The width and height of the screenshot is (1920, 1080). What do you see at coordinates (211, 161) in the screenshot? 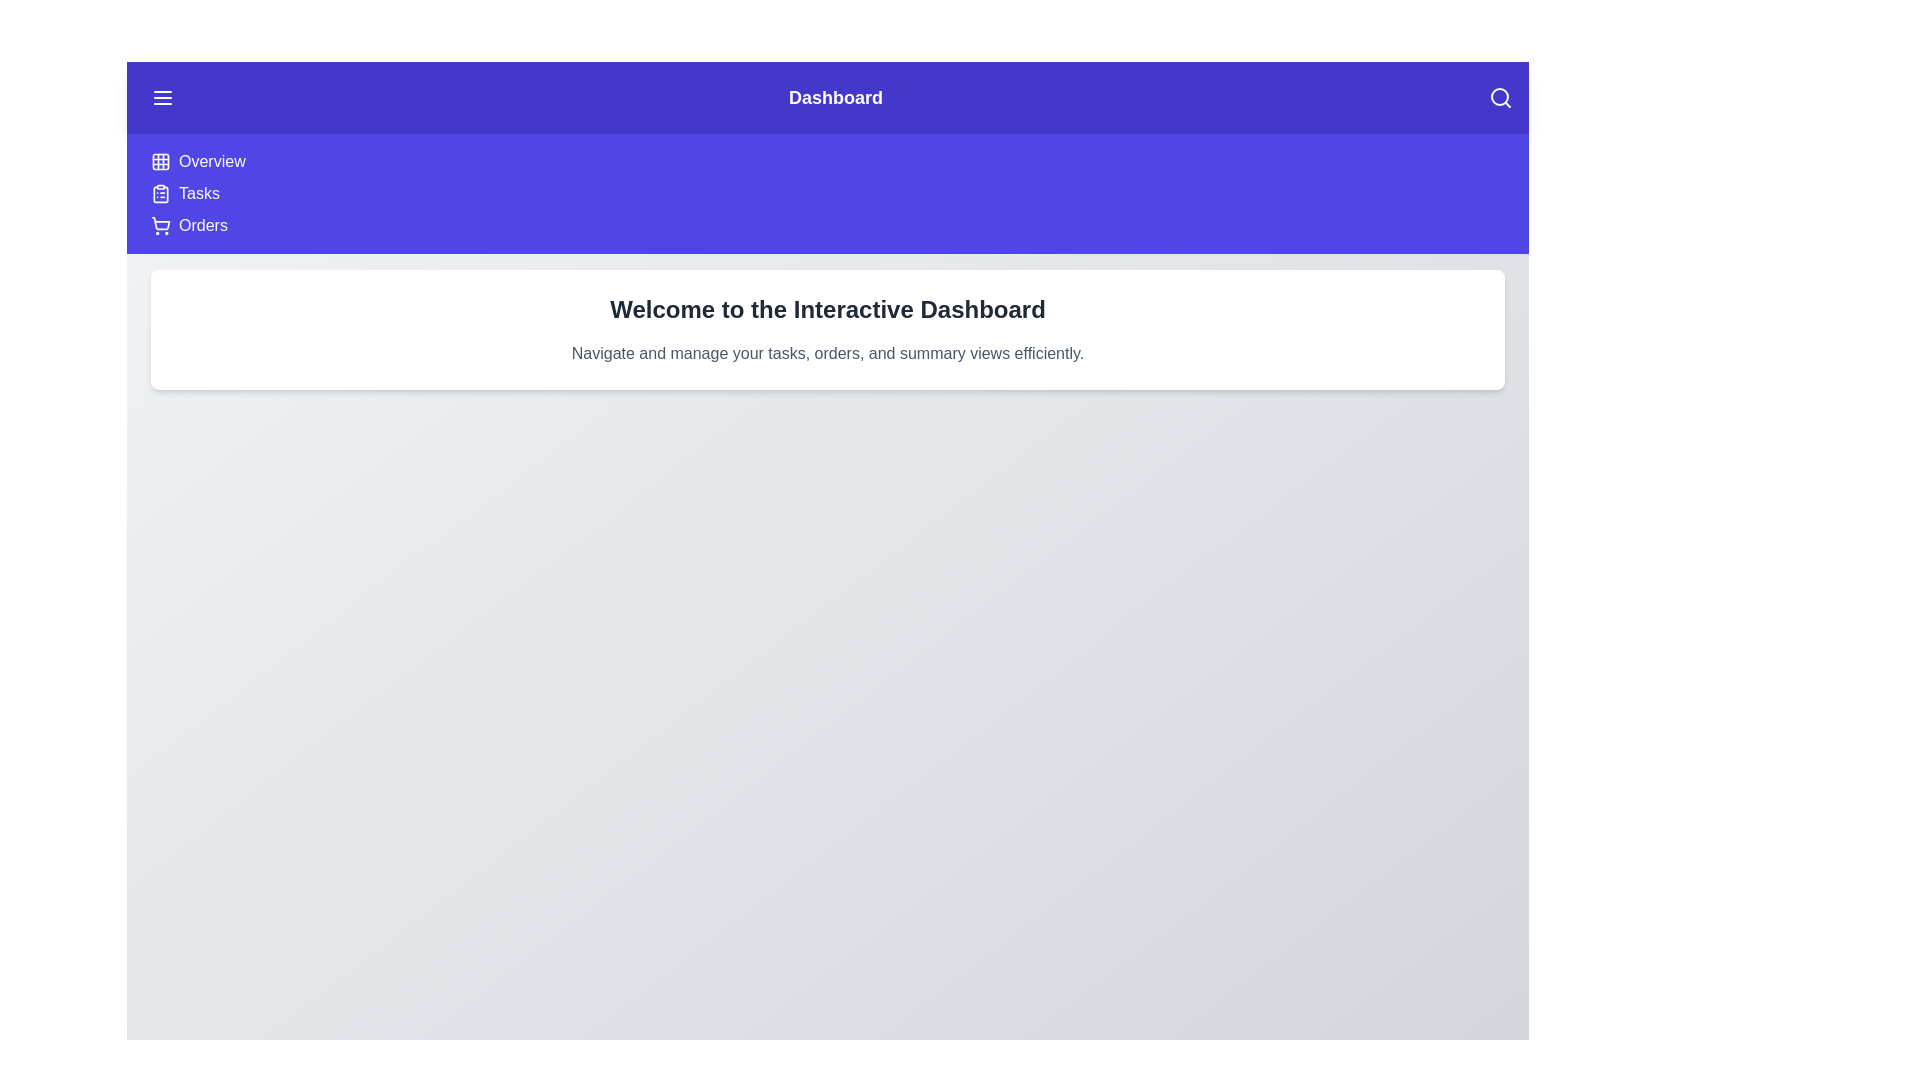
I see `the menu item Overview to navigate` at bounding box center [211, 161].